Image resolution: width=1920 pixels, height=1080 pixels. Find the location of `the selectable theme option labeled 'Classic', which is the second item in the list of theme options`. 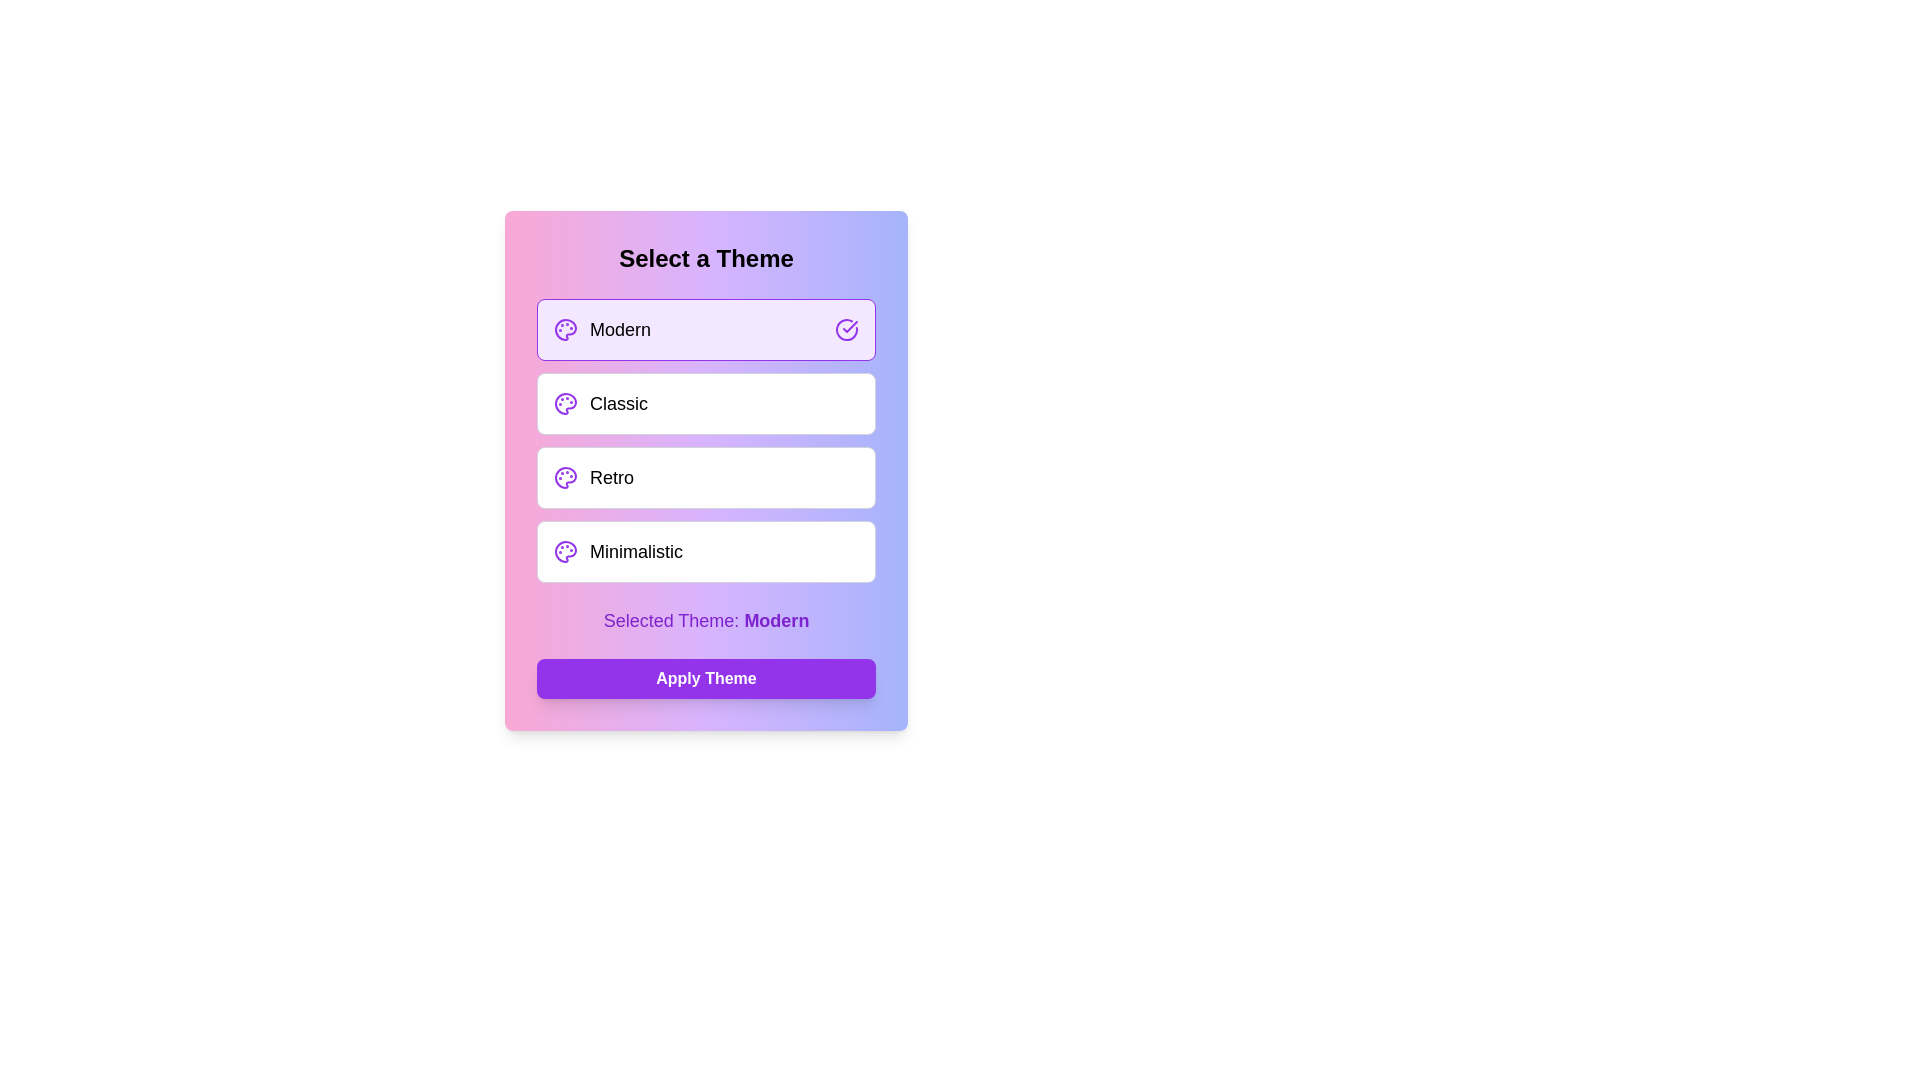

the selectable theme option labeled 'Classic', which is the second item in the list of theme options is located at coordinates (706, 439).